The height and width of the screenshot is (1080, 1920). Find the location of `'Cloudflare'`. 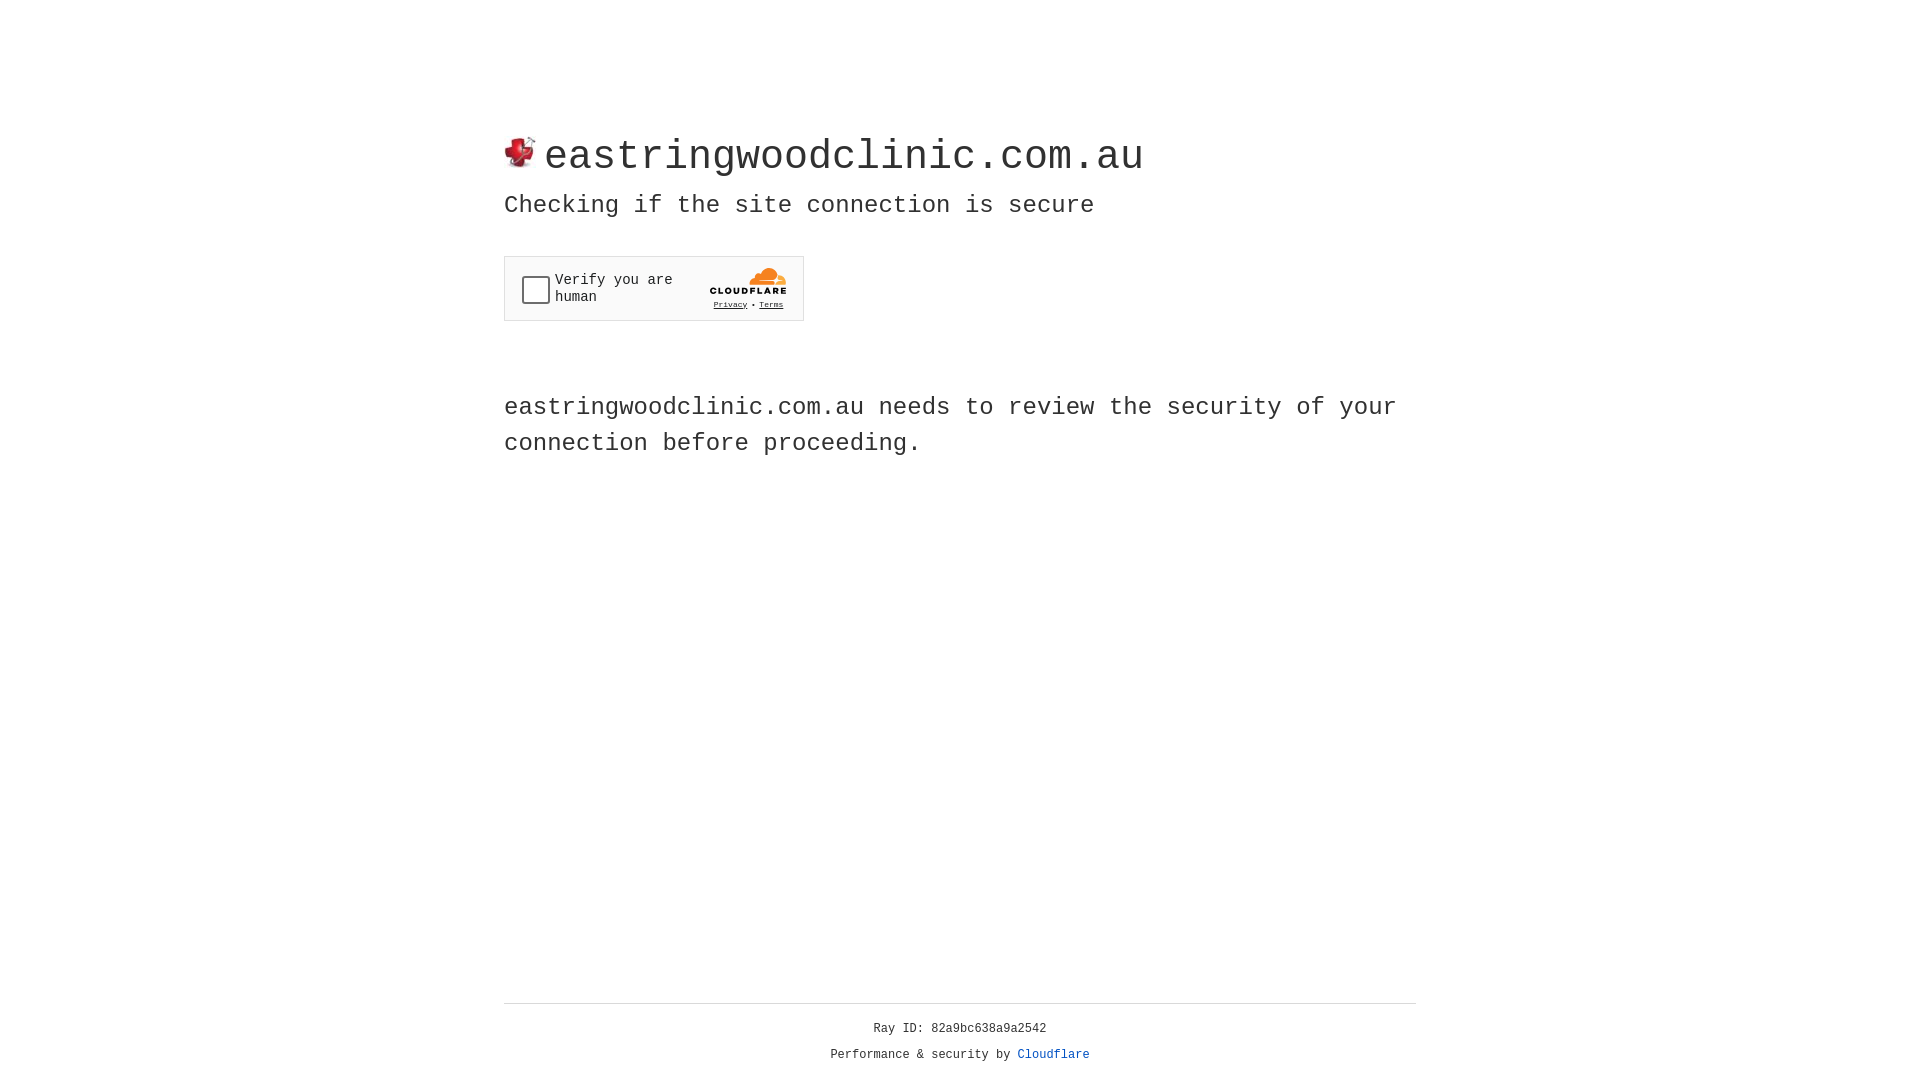

'Cloudflare' is located at coordinates (1053, 1054).